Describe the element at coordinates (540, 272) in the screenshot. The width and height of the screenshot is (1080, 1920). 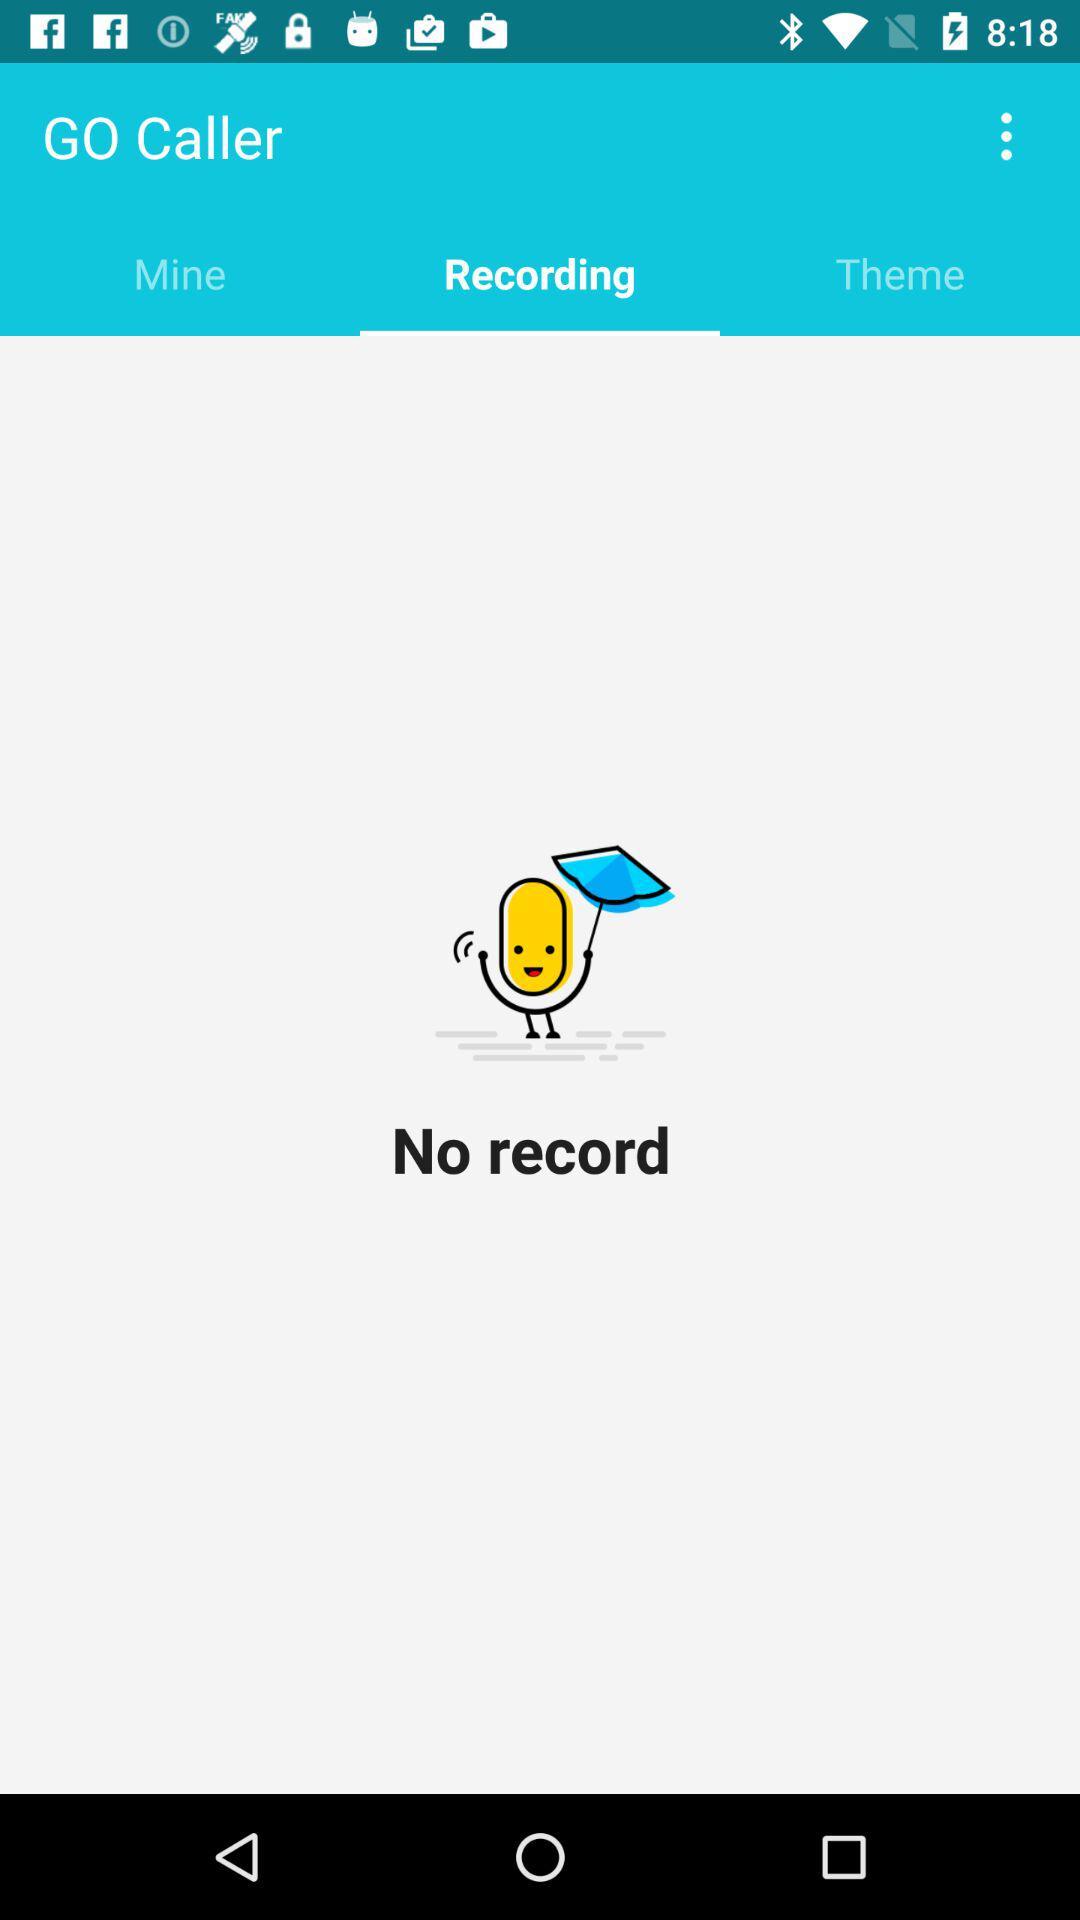
I see `item to the left of theme item` at that location.